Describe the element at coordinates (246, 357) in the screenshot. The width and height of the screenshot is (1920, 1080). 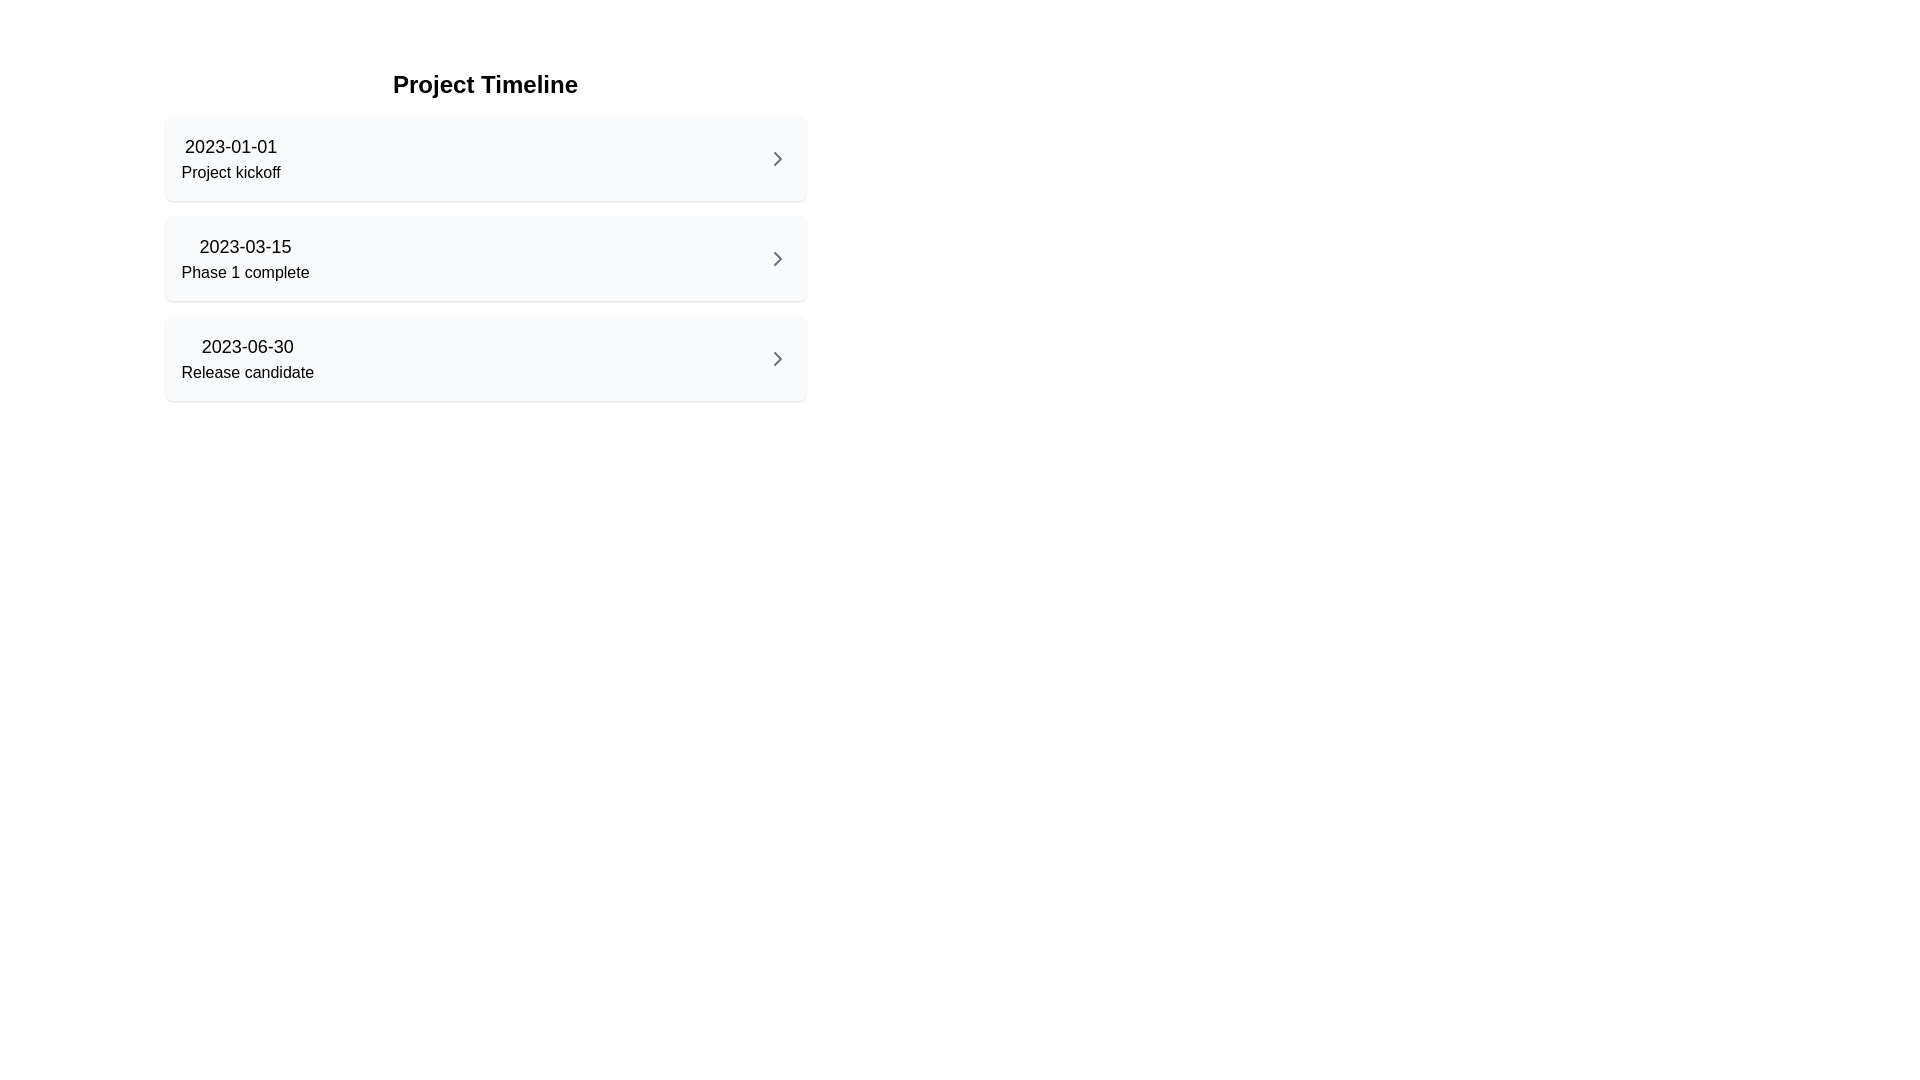
I see `the text label displaying '2023-06-30' which is positioned above 'Release candidate' in the third row under the 'Project Timeline' header` at that location.